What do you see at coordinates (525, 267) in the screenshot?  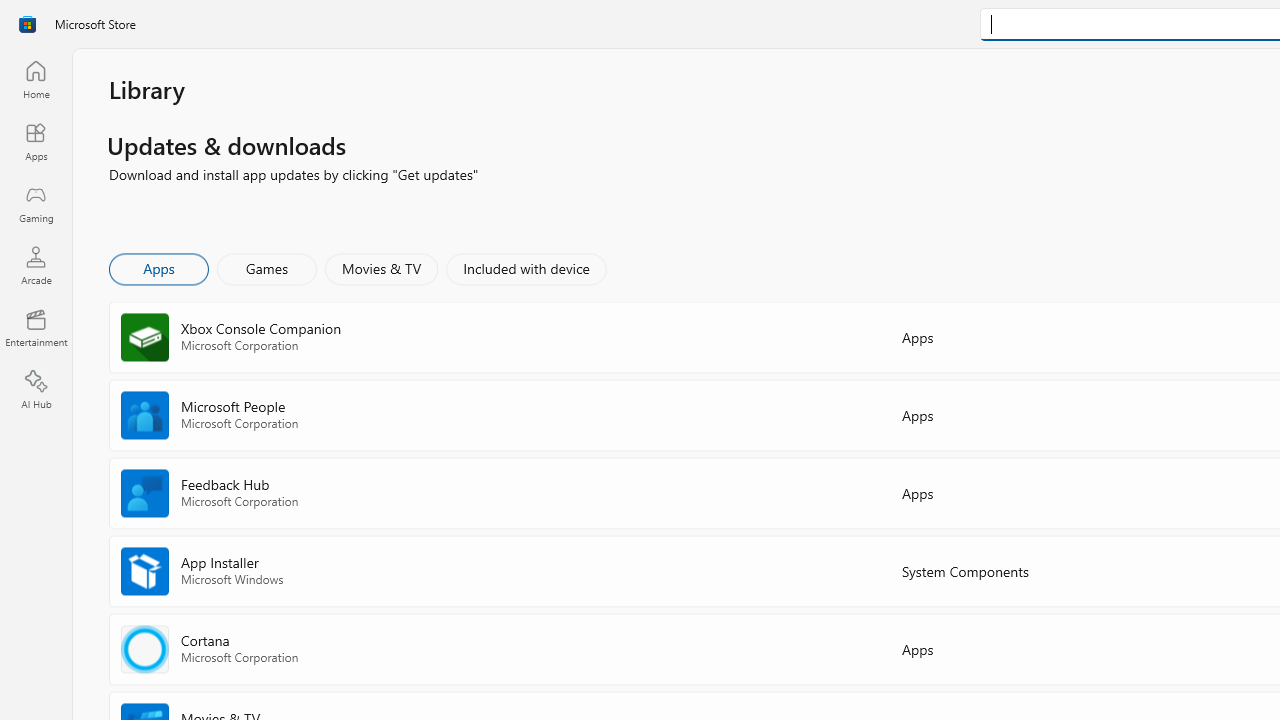 I see `'Included with device'` at bounding box center [525, 267].